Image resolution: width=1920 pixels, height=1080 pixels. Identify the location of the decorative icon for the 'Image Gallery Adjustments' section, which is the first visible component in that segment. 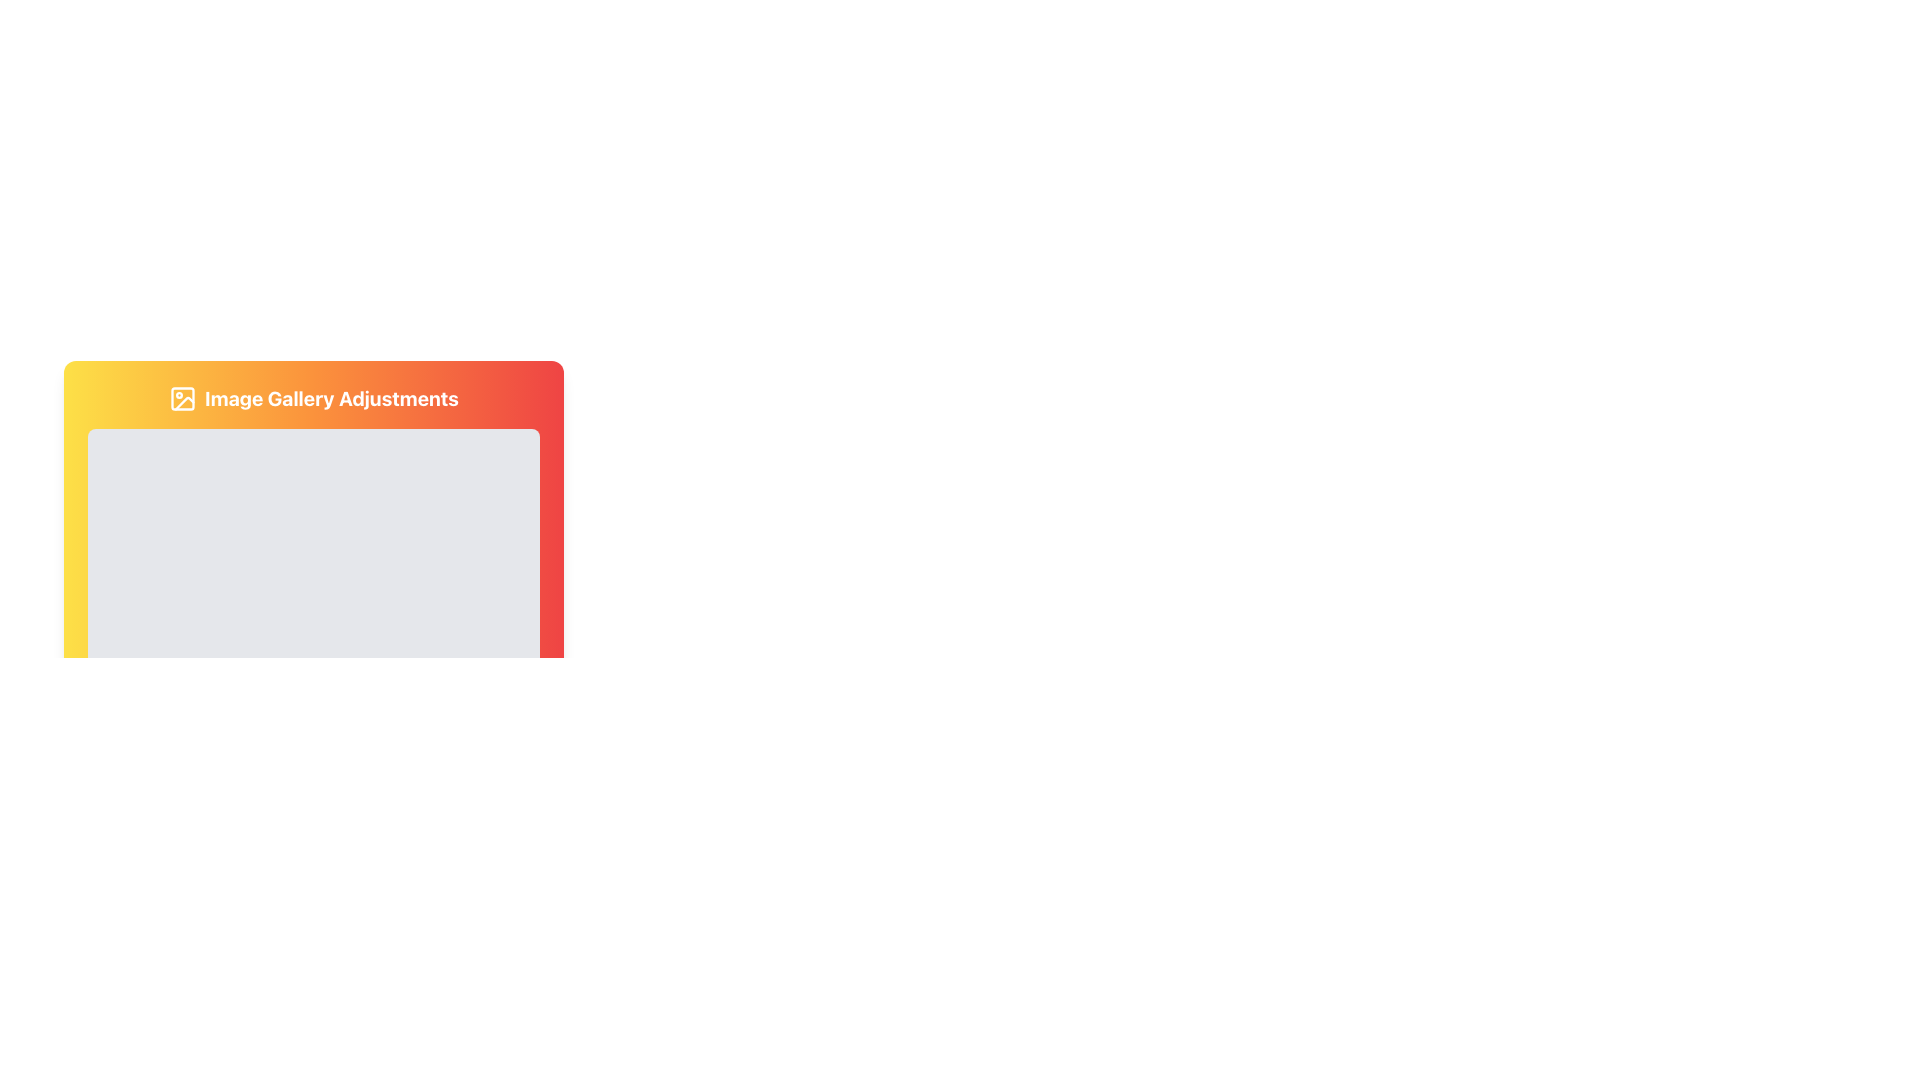
(183, 398).